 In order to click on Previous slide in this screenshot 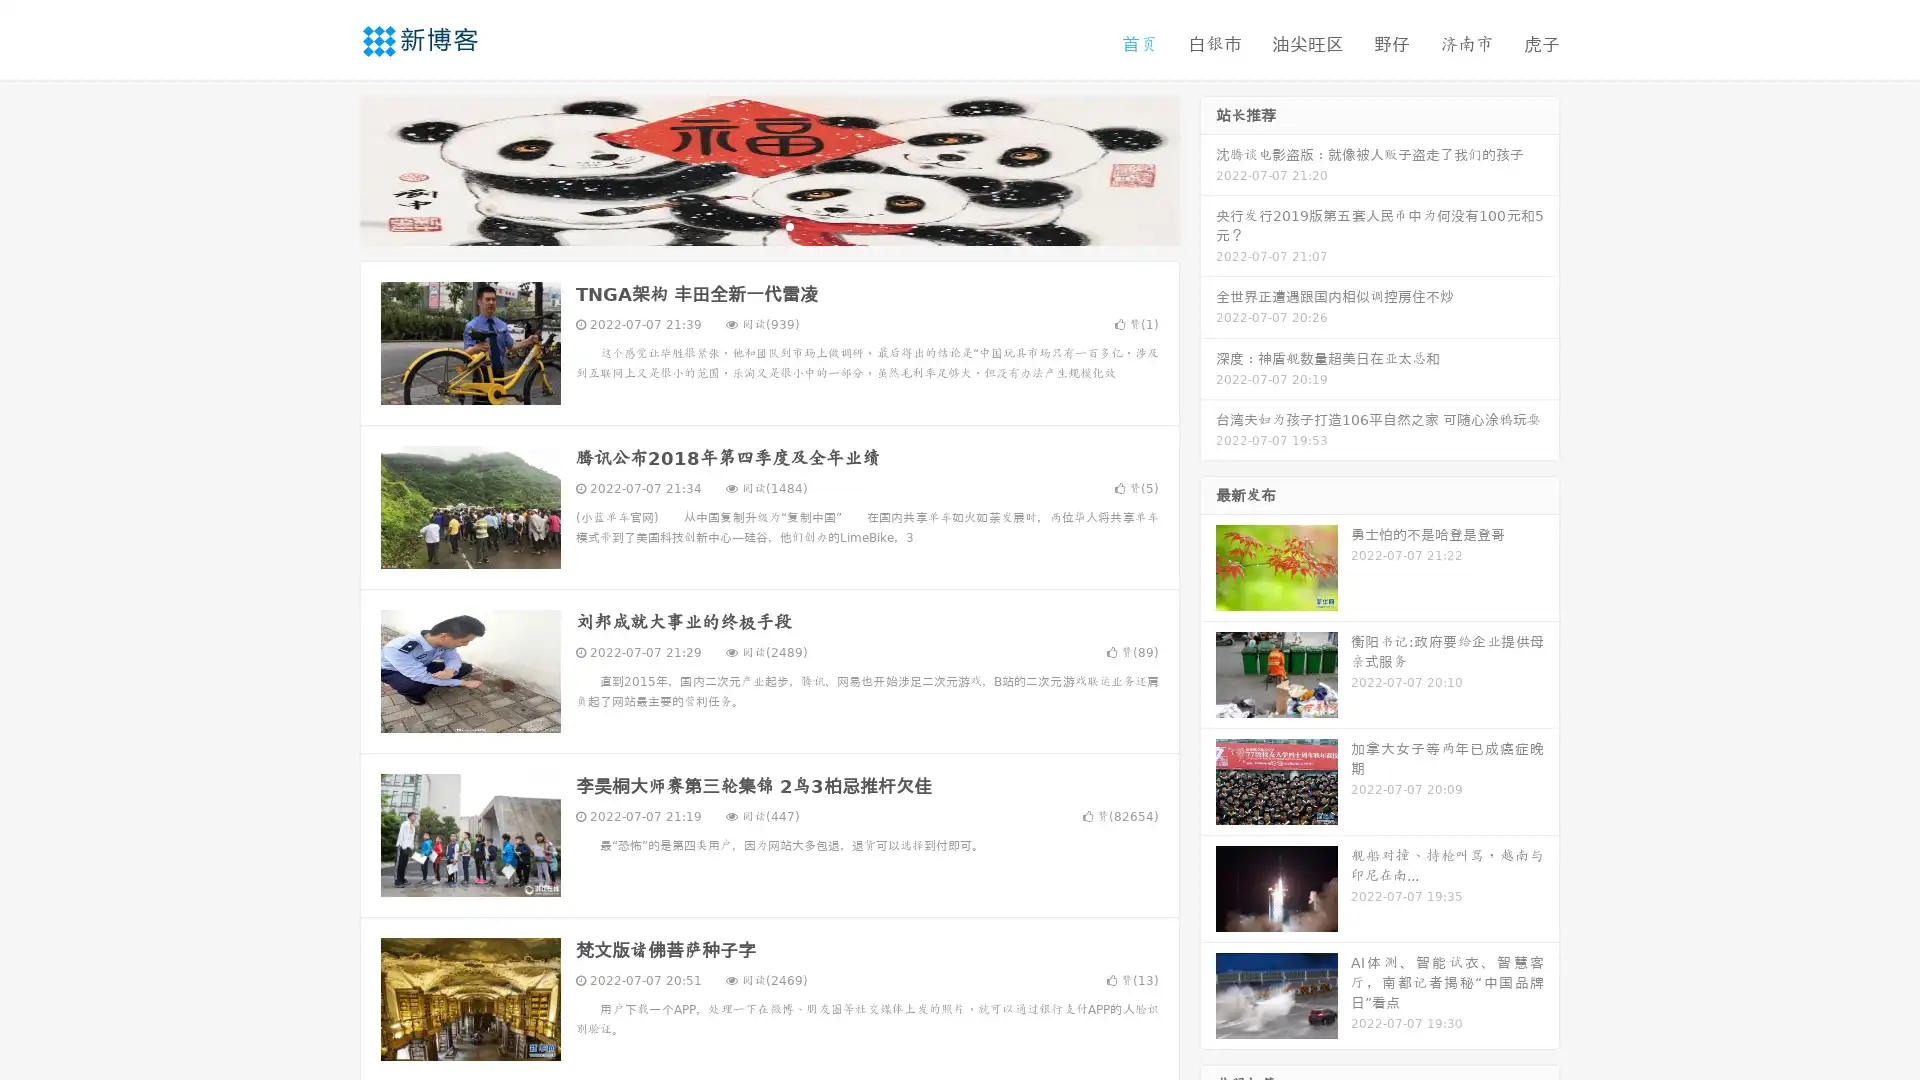, I will do `click(330, 168)`.